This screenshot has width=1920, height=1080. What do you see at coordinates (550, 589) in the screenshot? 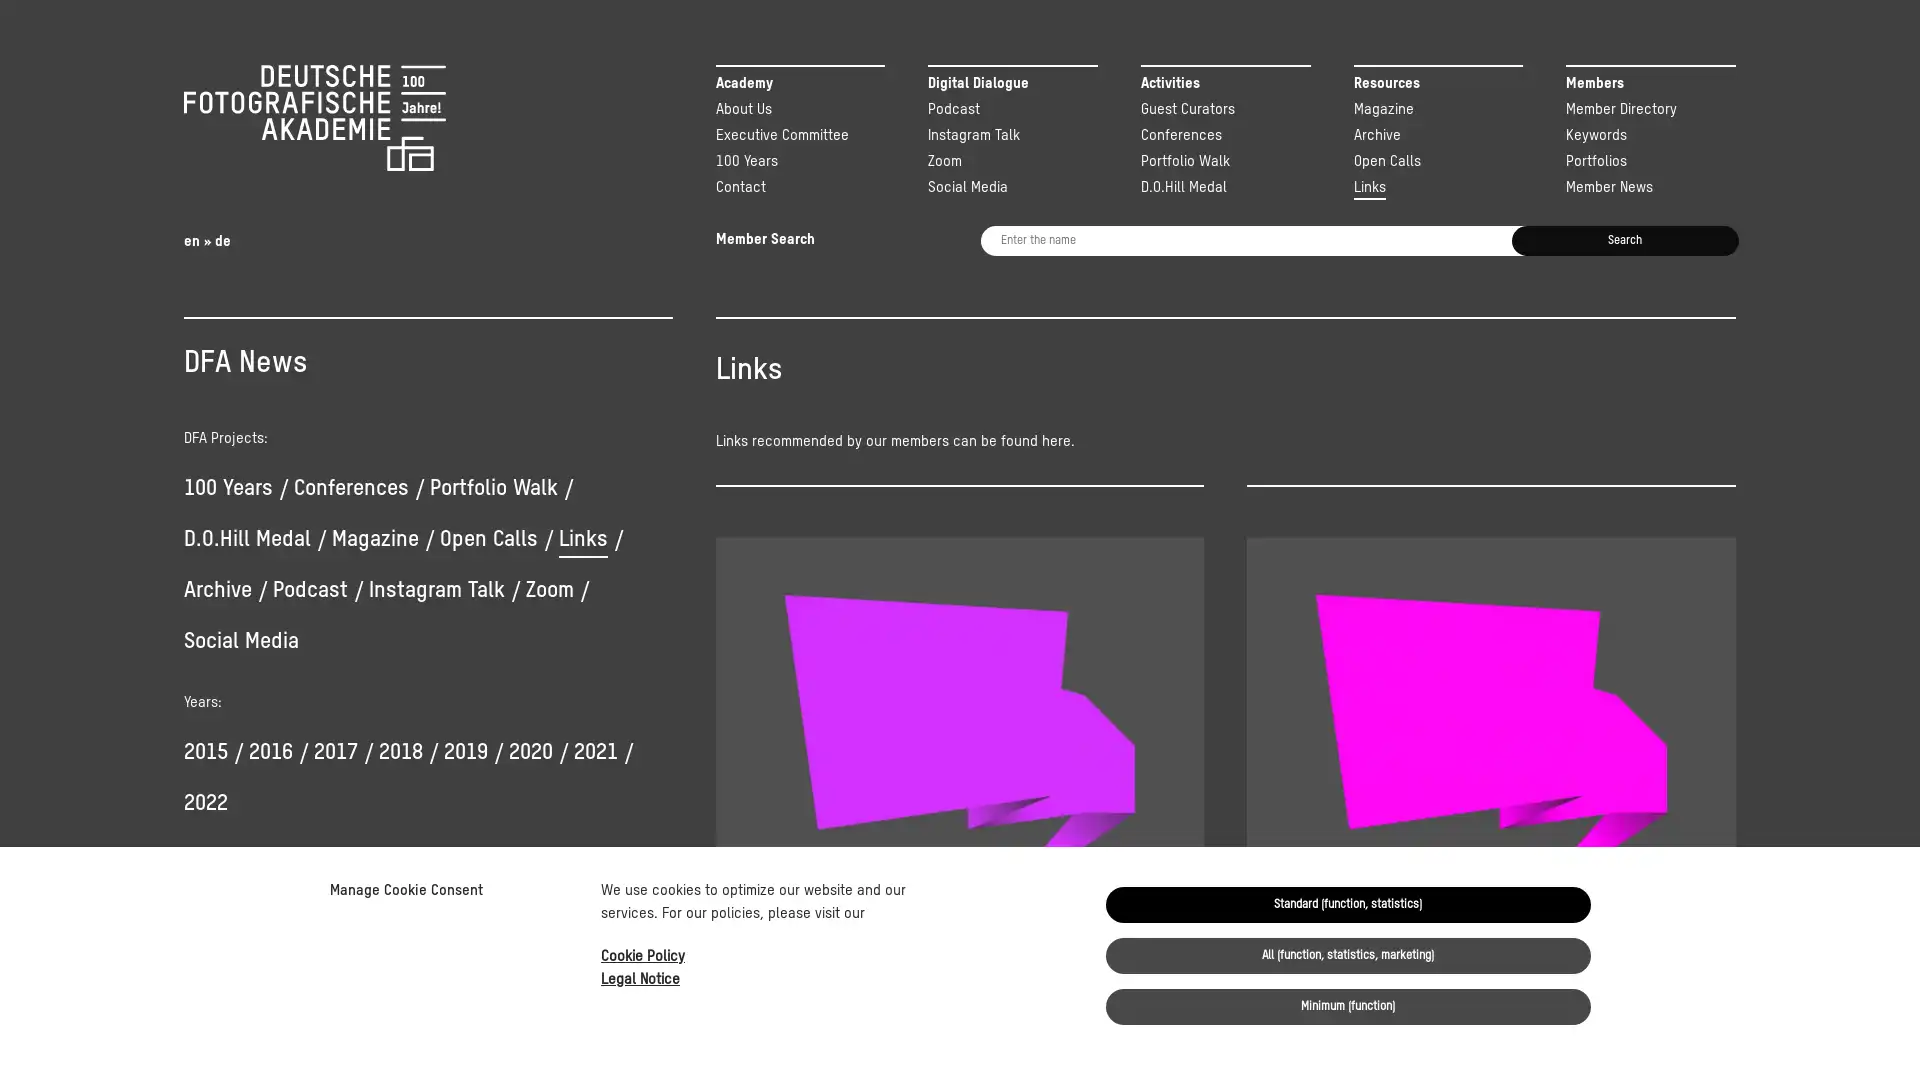
I see `Zoom` at bounding box center [550, 589].